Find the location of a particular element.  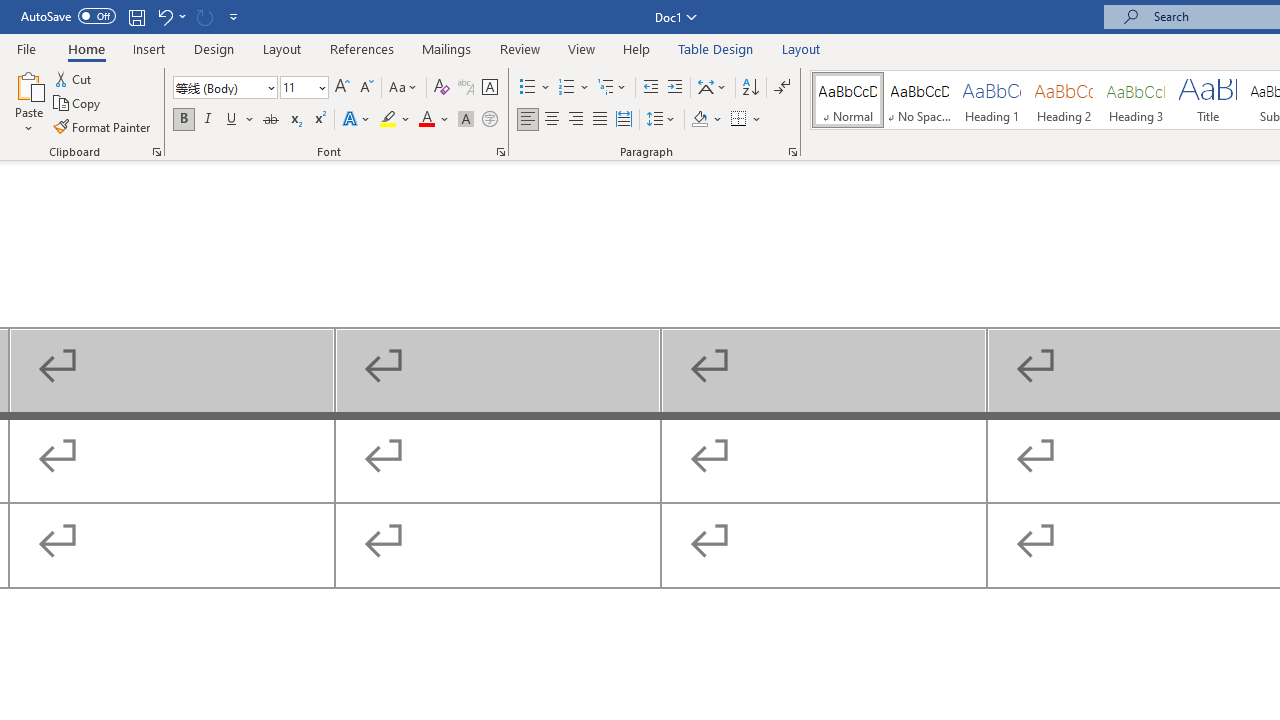

'Font Color Red' is located at coordinates (425, 119).